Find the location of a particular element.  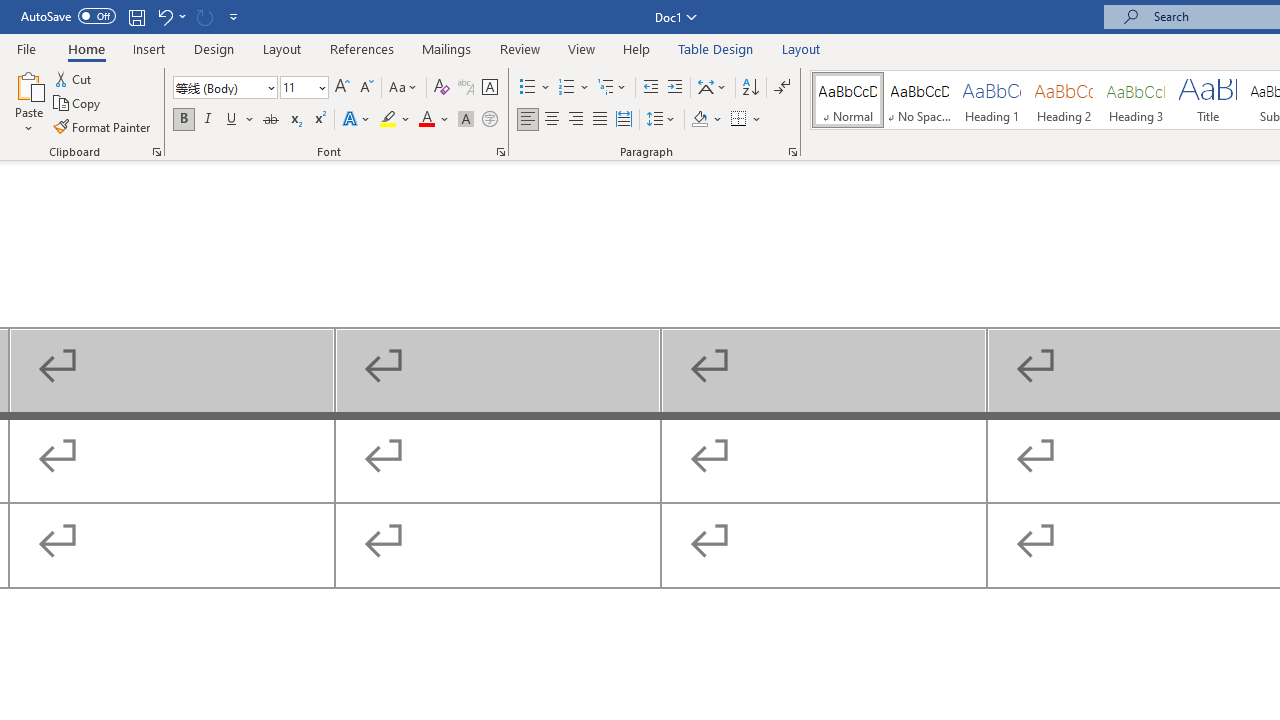

'Font Color Red' is located at coordinates (425, 119).